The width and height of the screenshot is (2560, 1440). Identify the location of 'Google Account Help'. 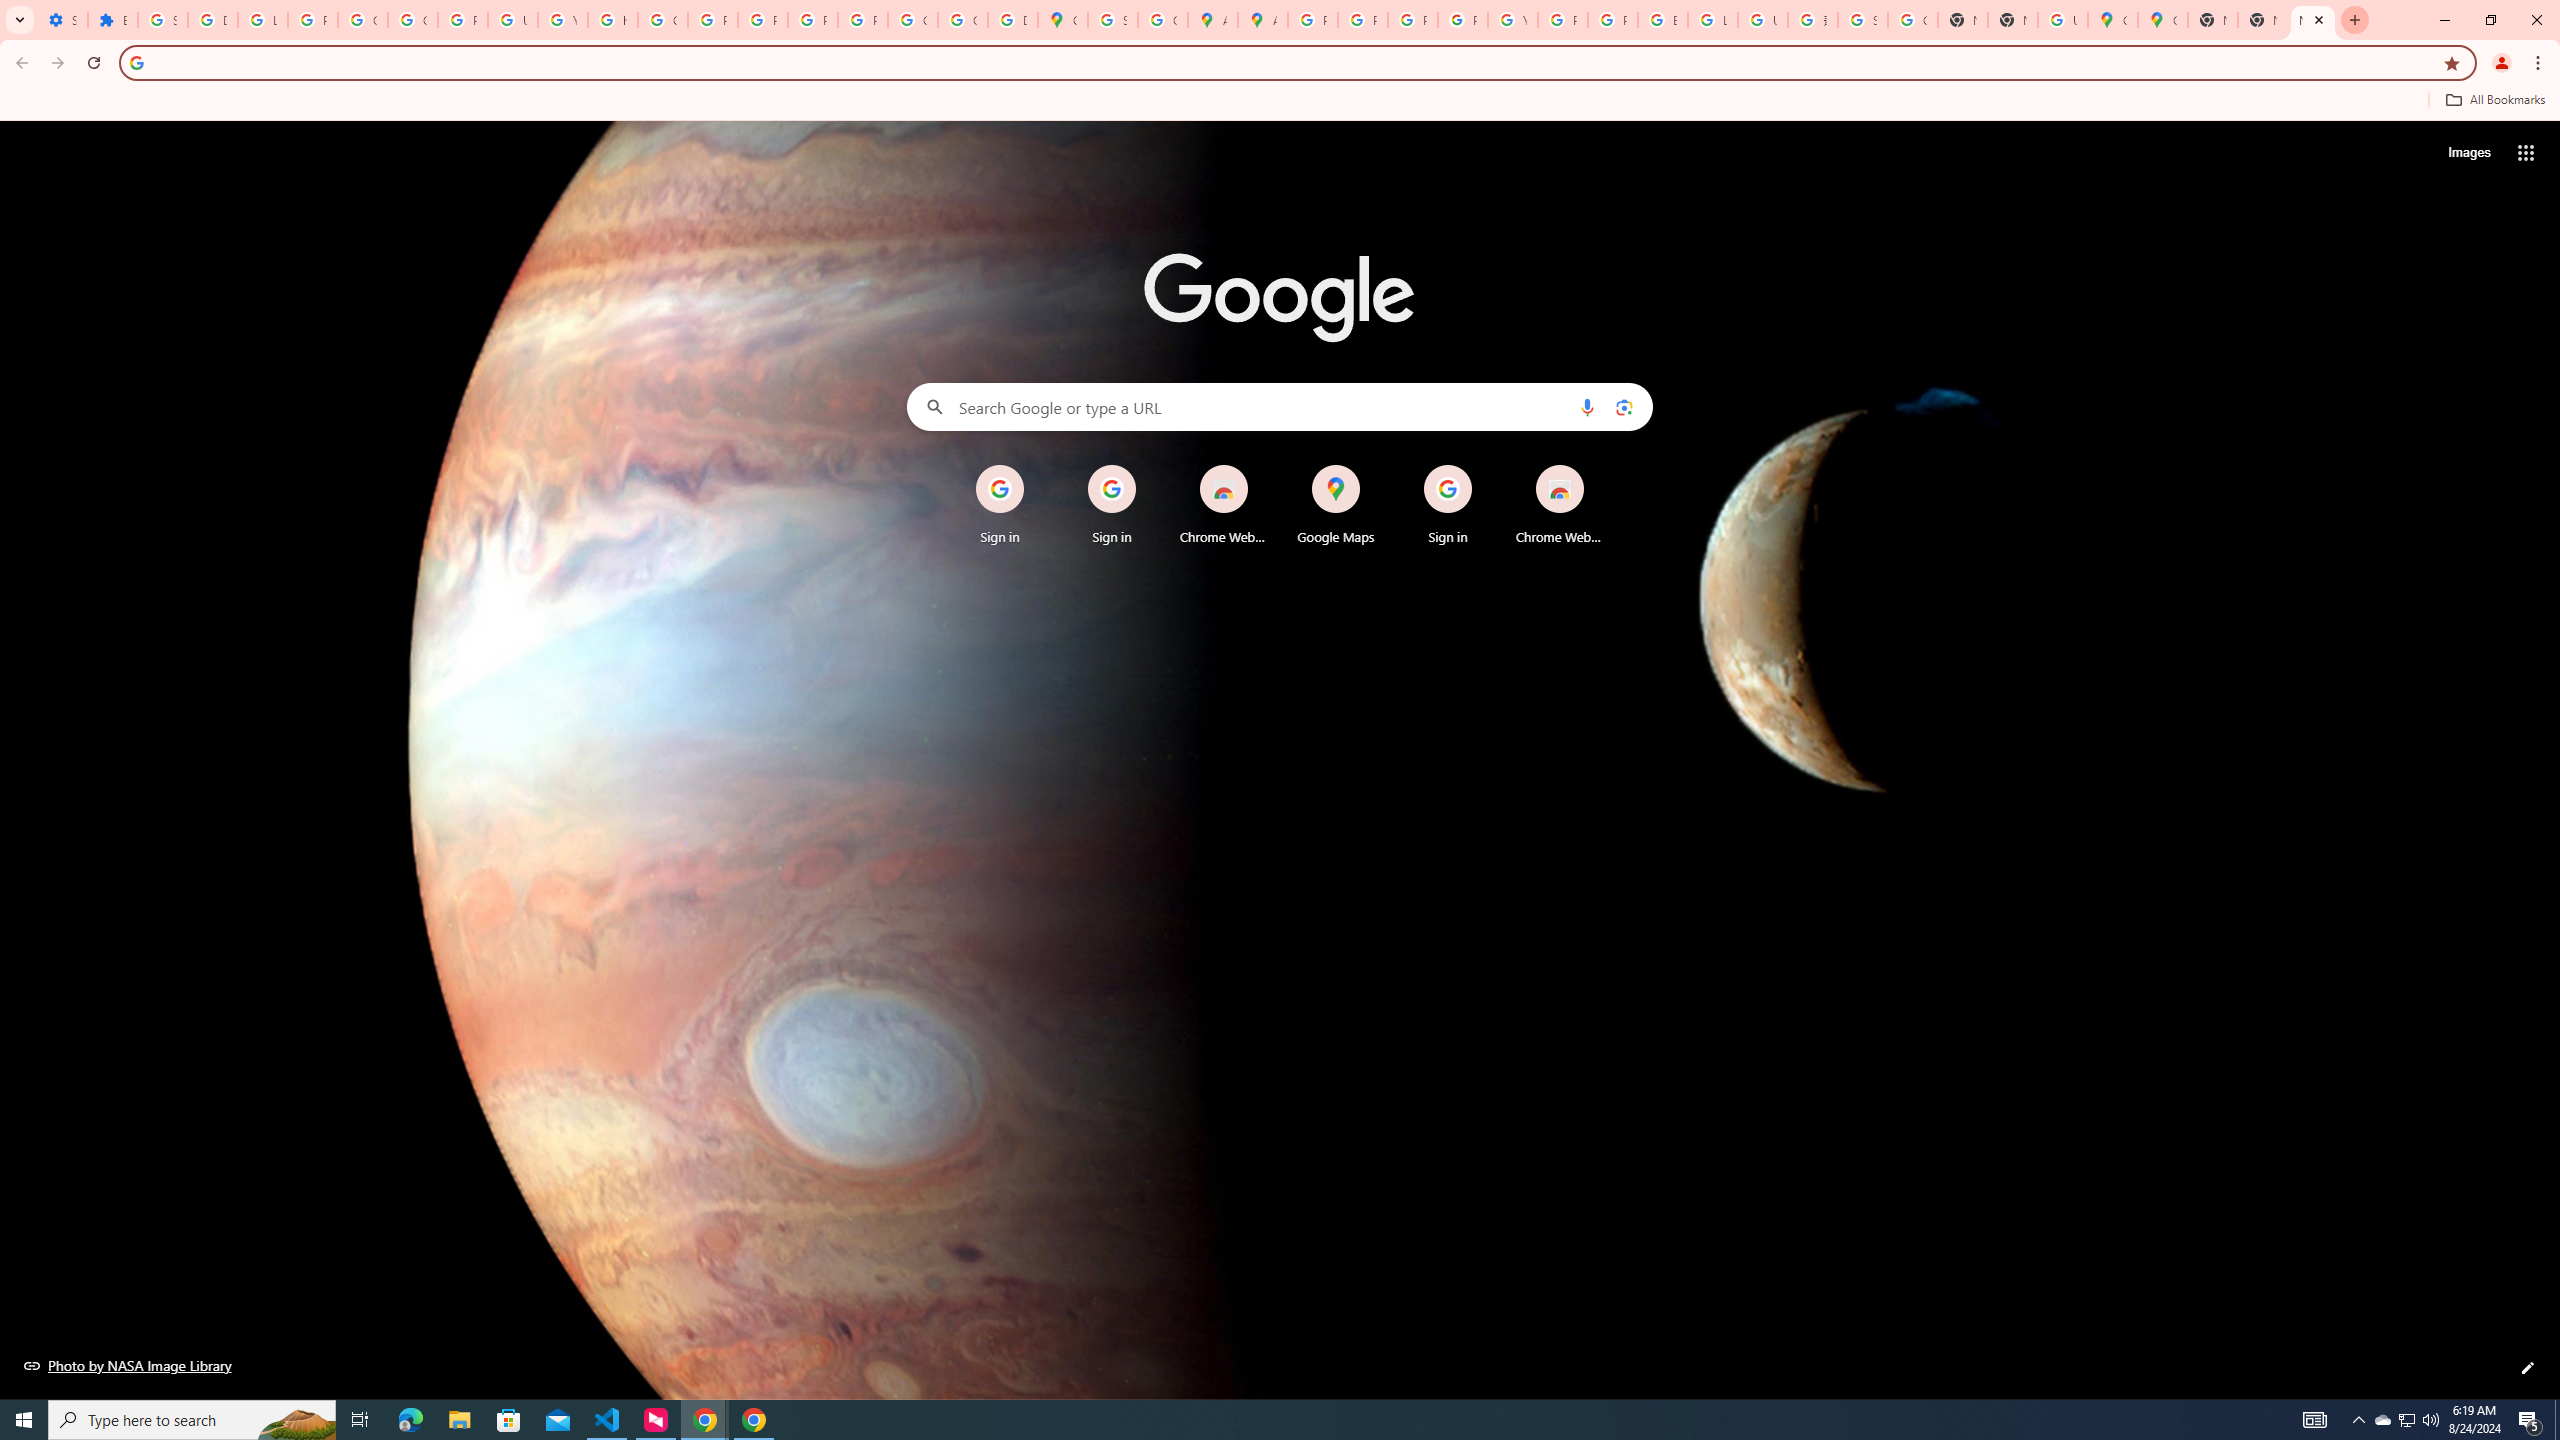
(362, 19).